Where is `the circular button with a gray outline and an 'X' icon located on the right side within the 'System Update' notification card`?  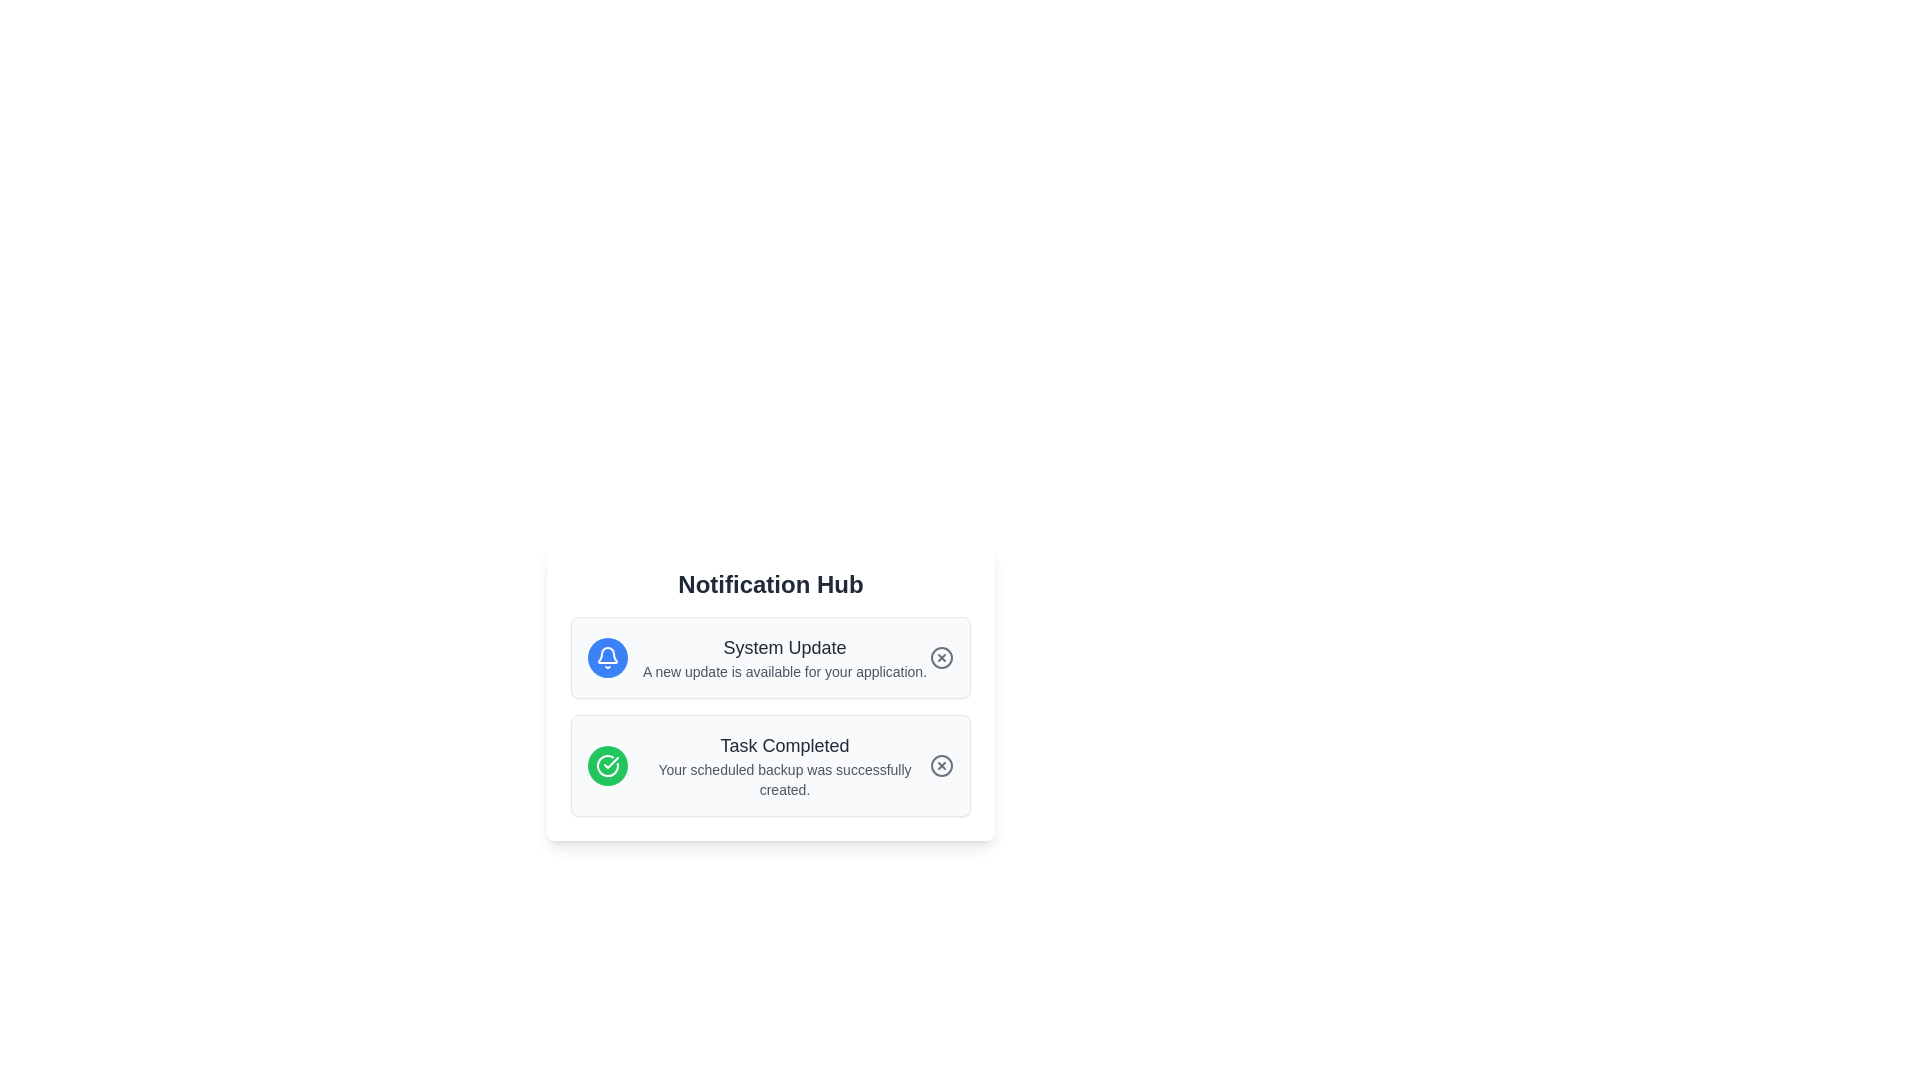 the circular button with a gray outline and an 'X' icon located on the right side within the 'System Update' notification card is located at coordinates (940, 658).